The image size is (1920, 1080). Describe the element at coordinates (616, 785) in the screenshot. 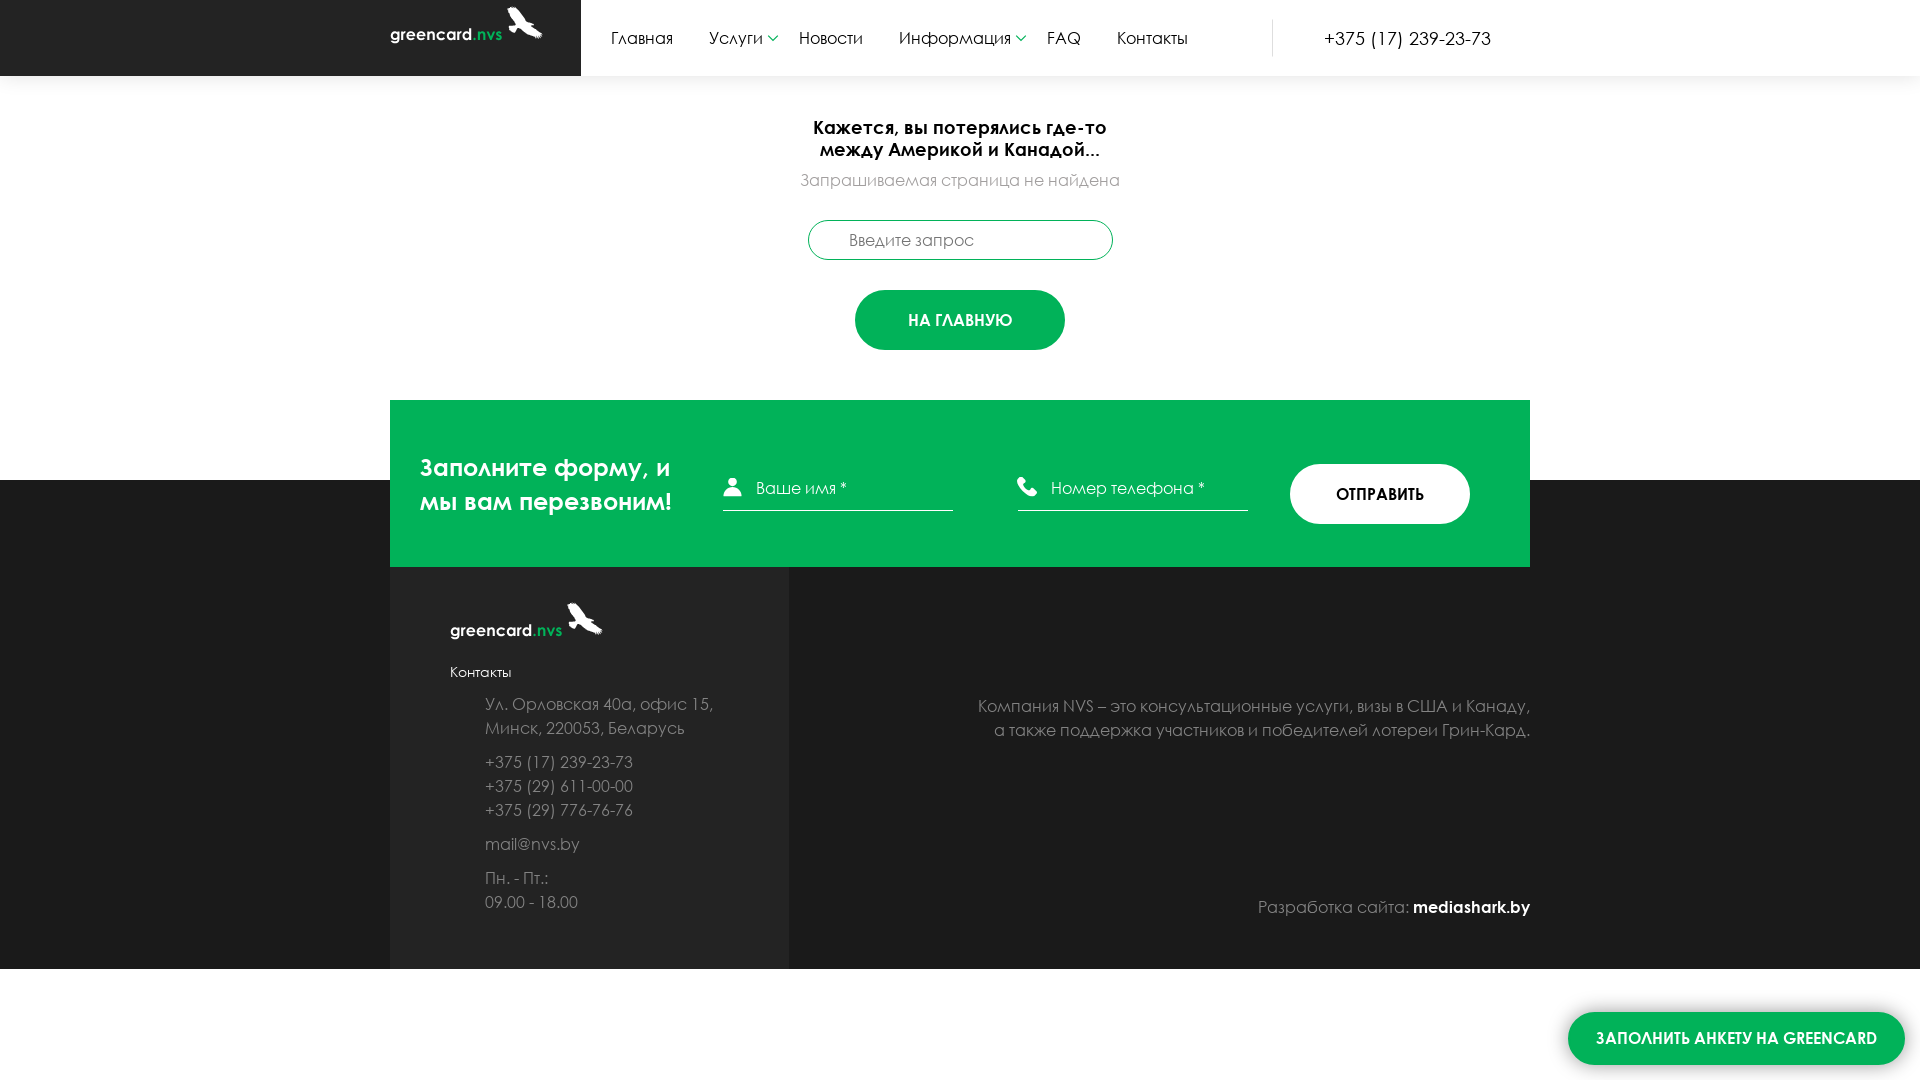

I see `'+375 (29) 611-00-00'` at that location.